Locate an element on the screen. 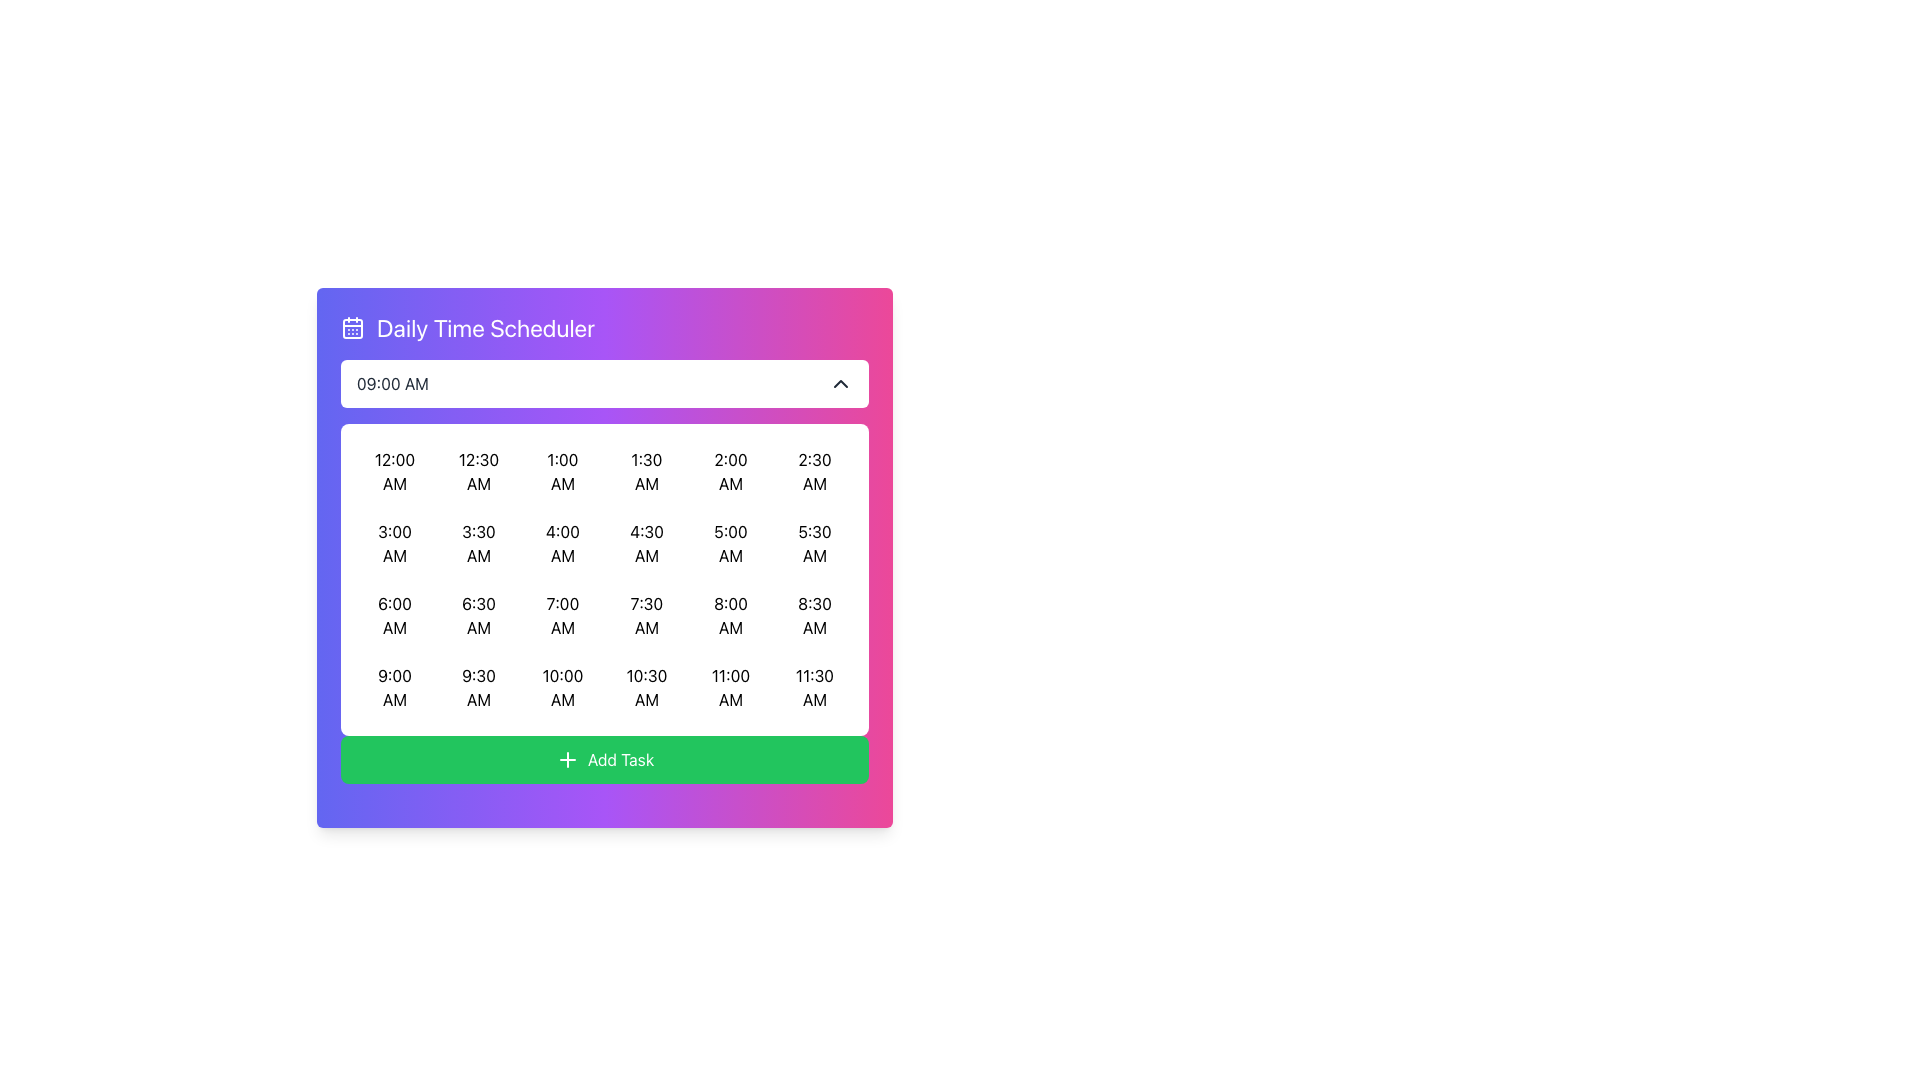  the '7:00 AM' time slot button is located at coordinates (561, 615).